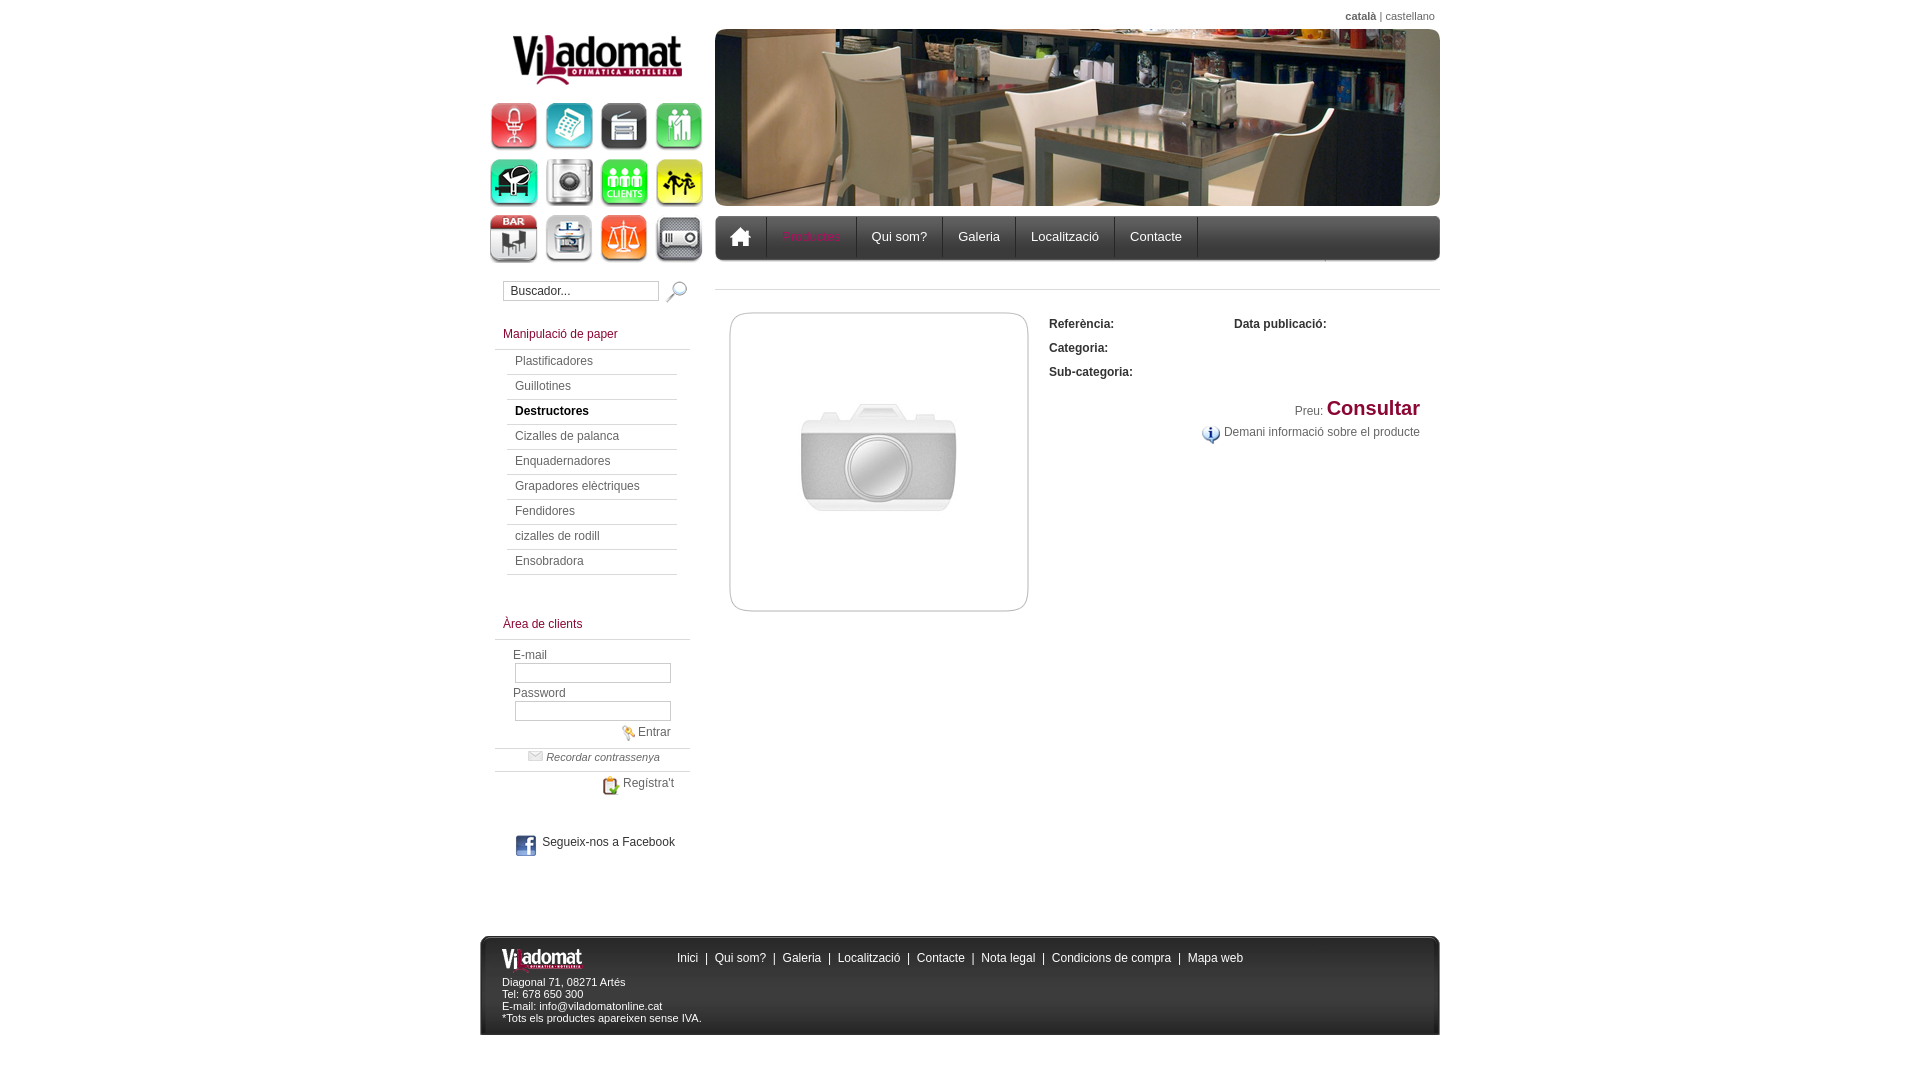 The image size is (1920, 1080). What do you see at coordinates (513, 238) in the screenshot?
I see `'Mobiliari bar/restaurants'` at bounding box center [513, 238].